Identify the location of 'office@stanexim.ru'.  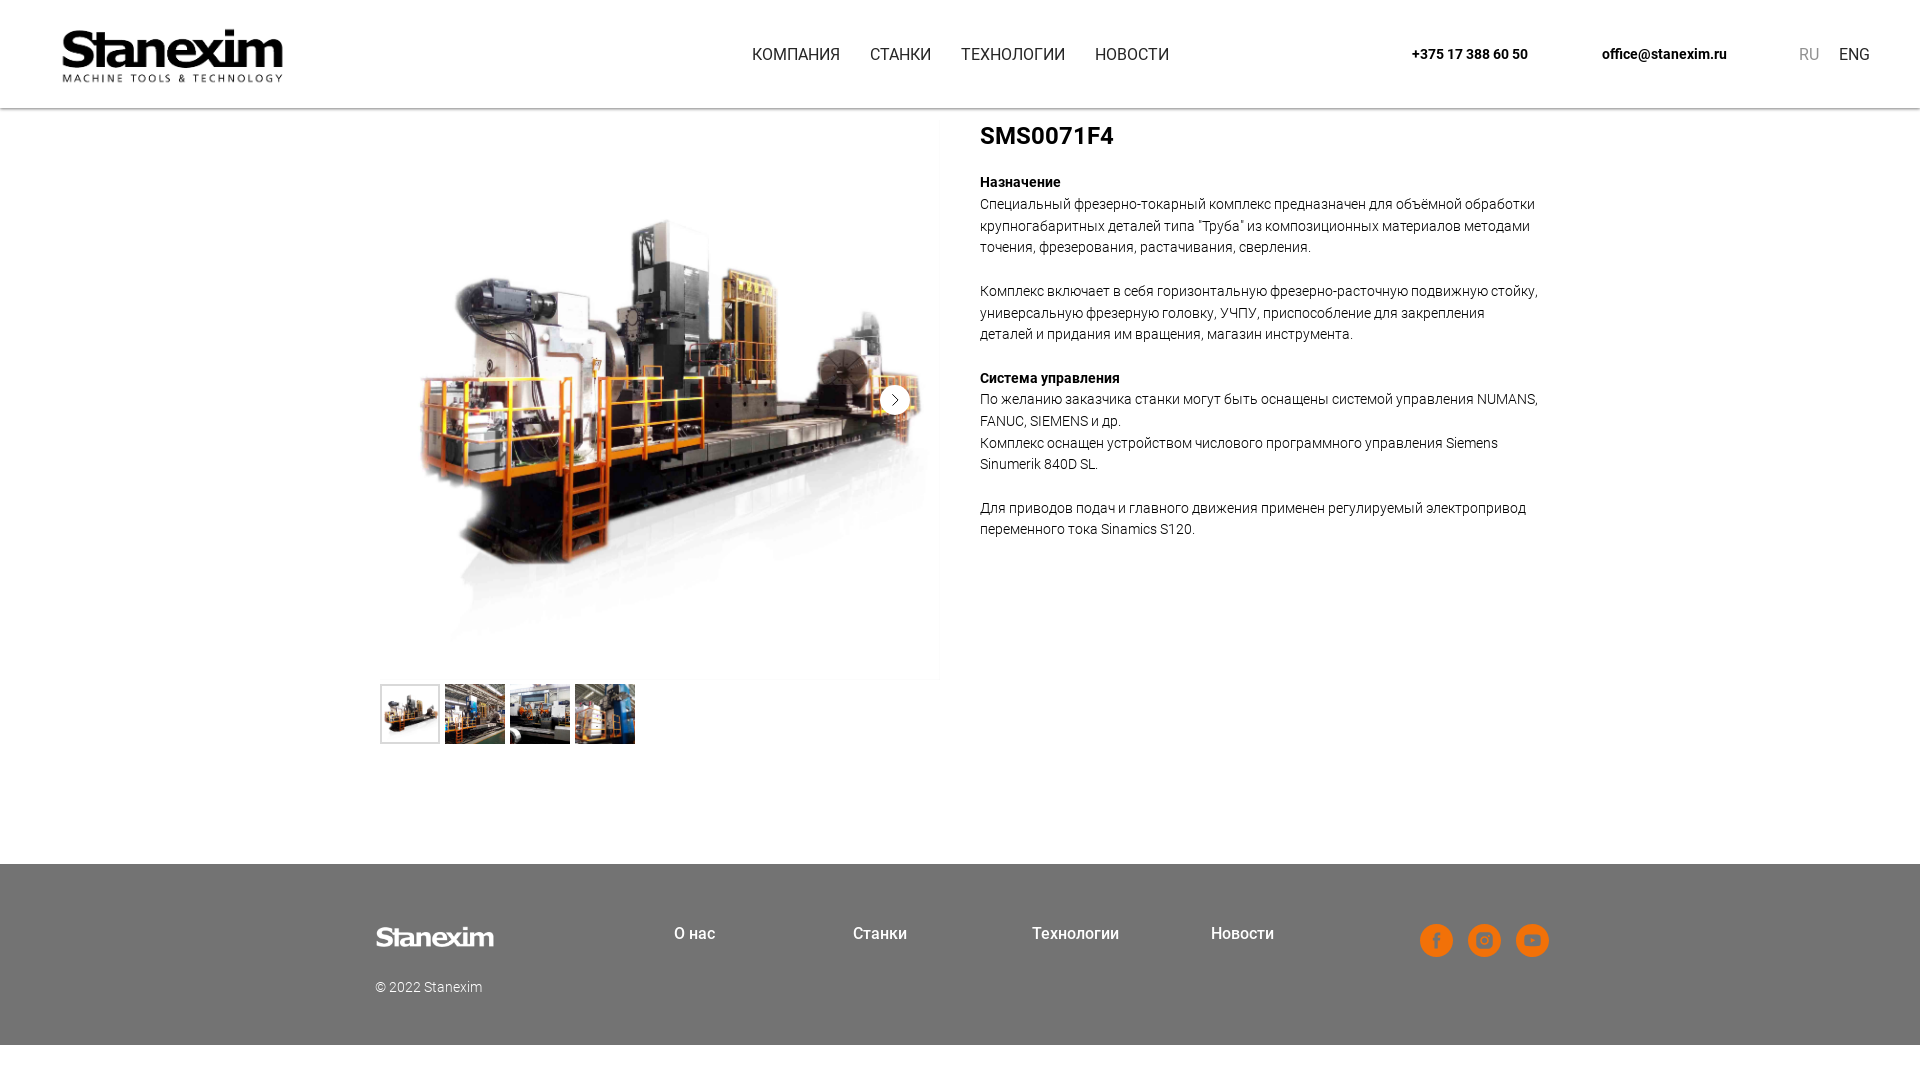
(1568, 53).